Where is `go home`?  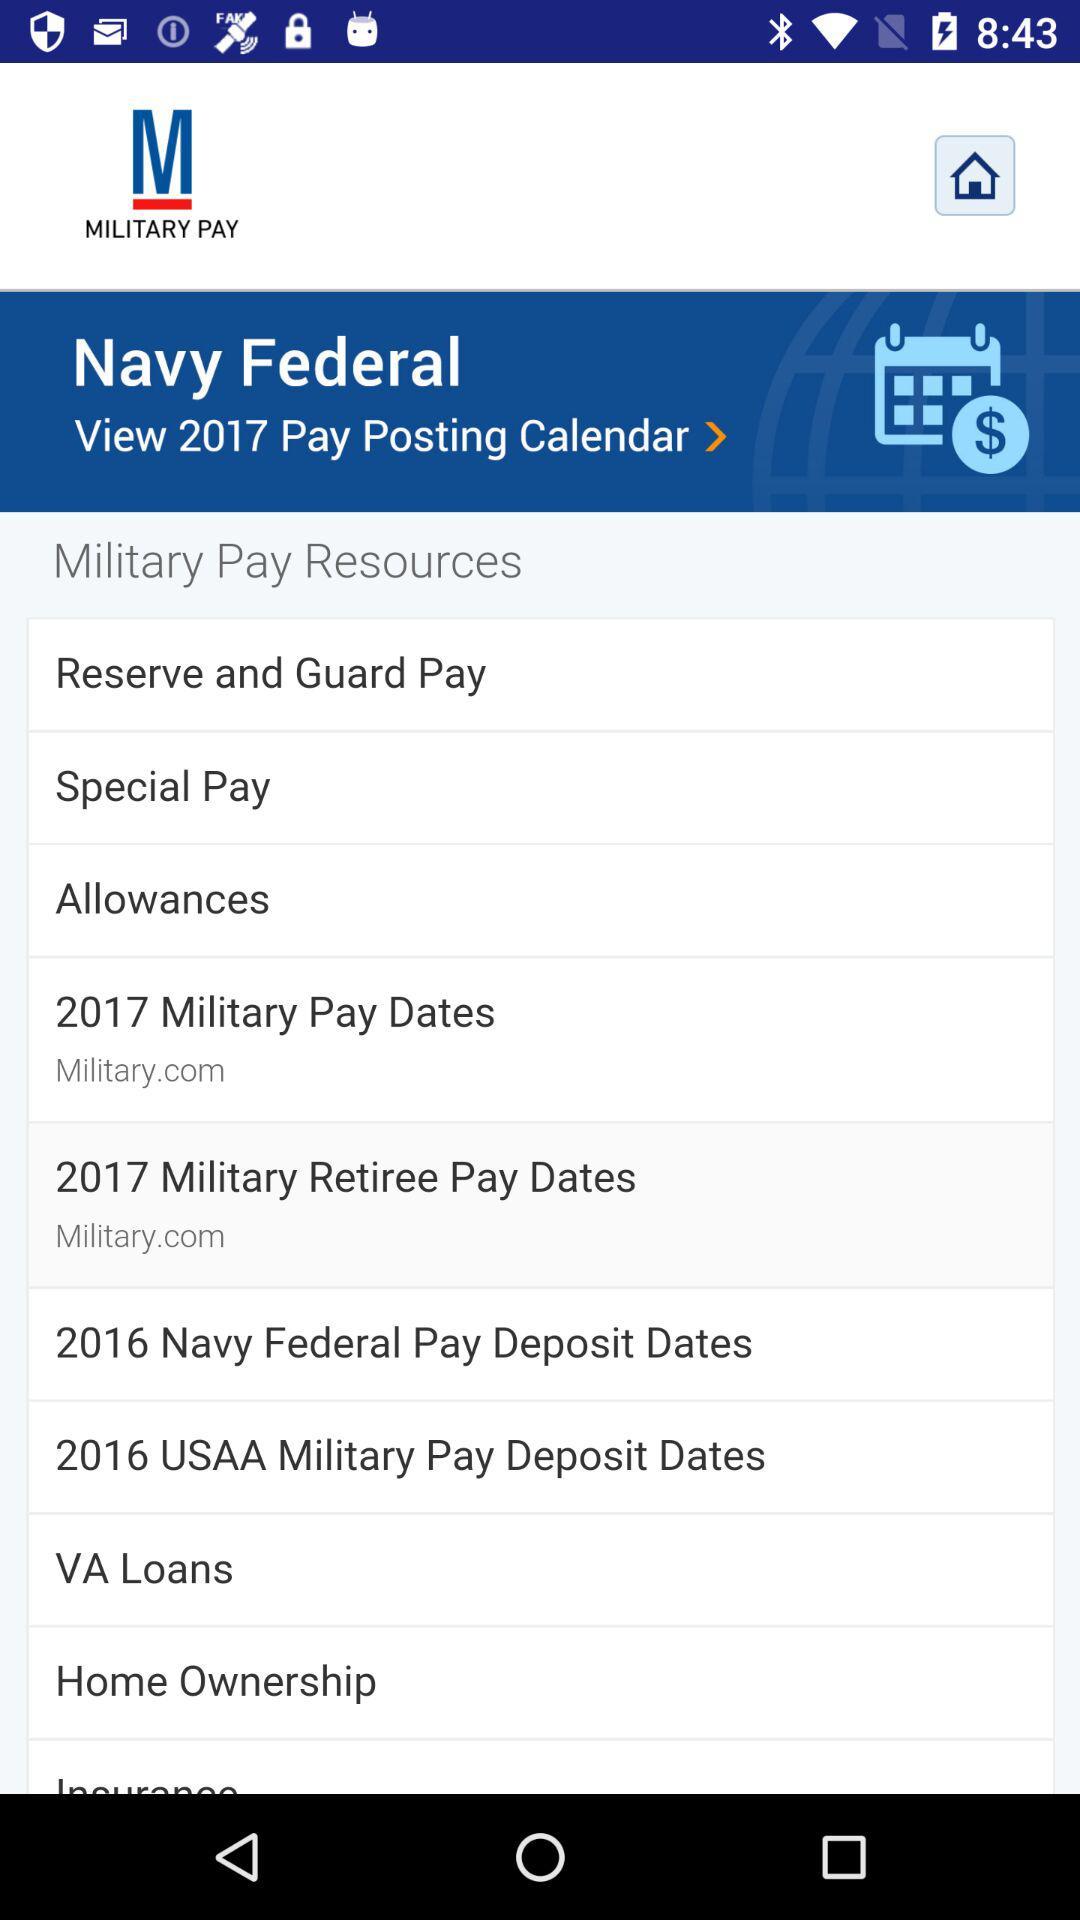
go home is located at coordinates (974, 175).